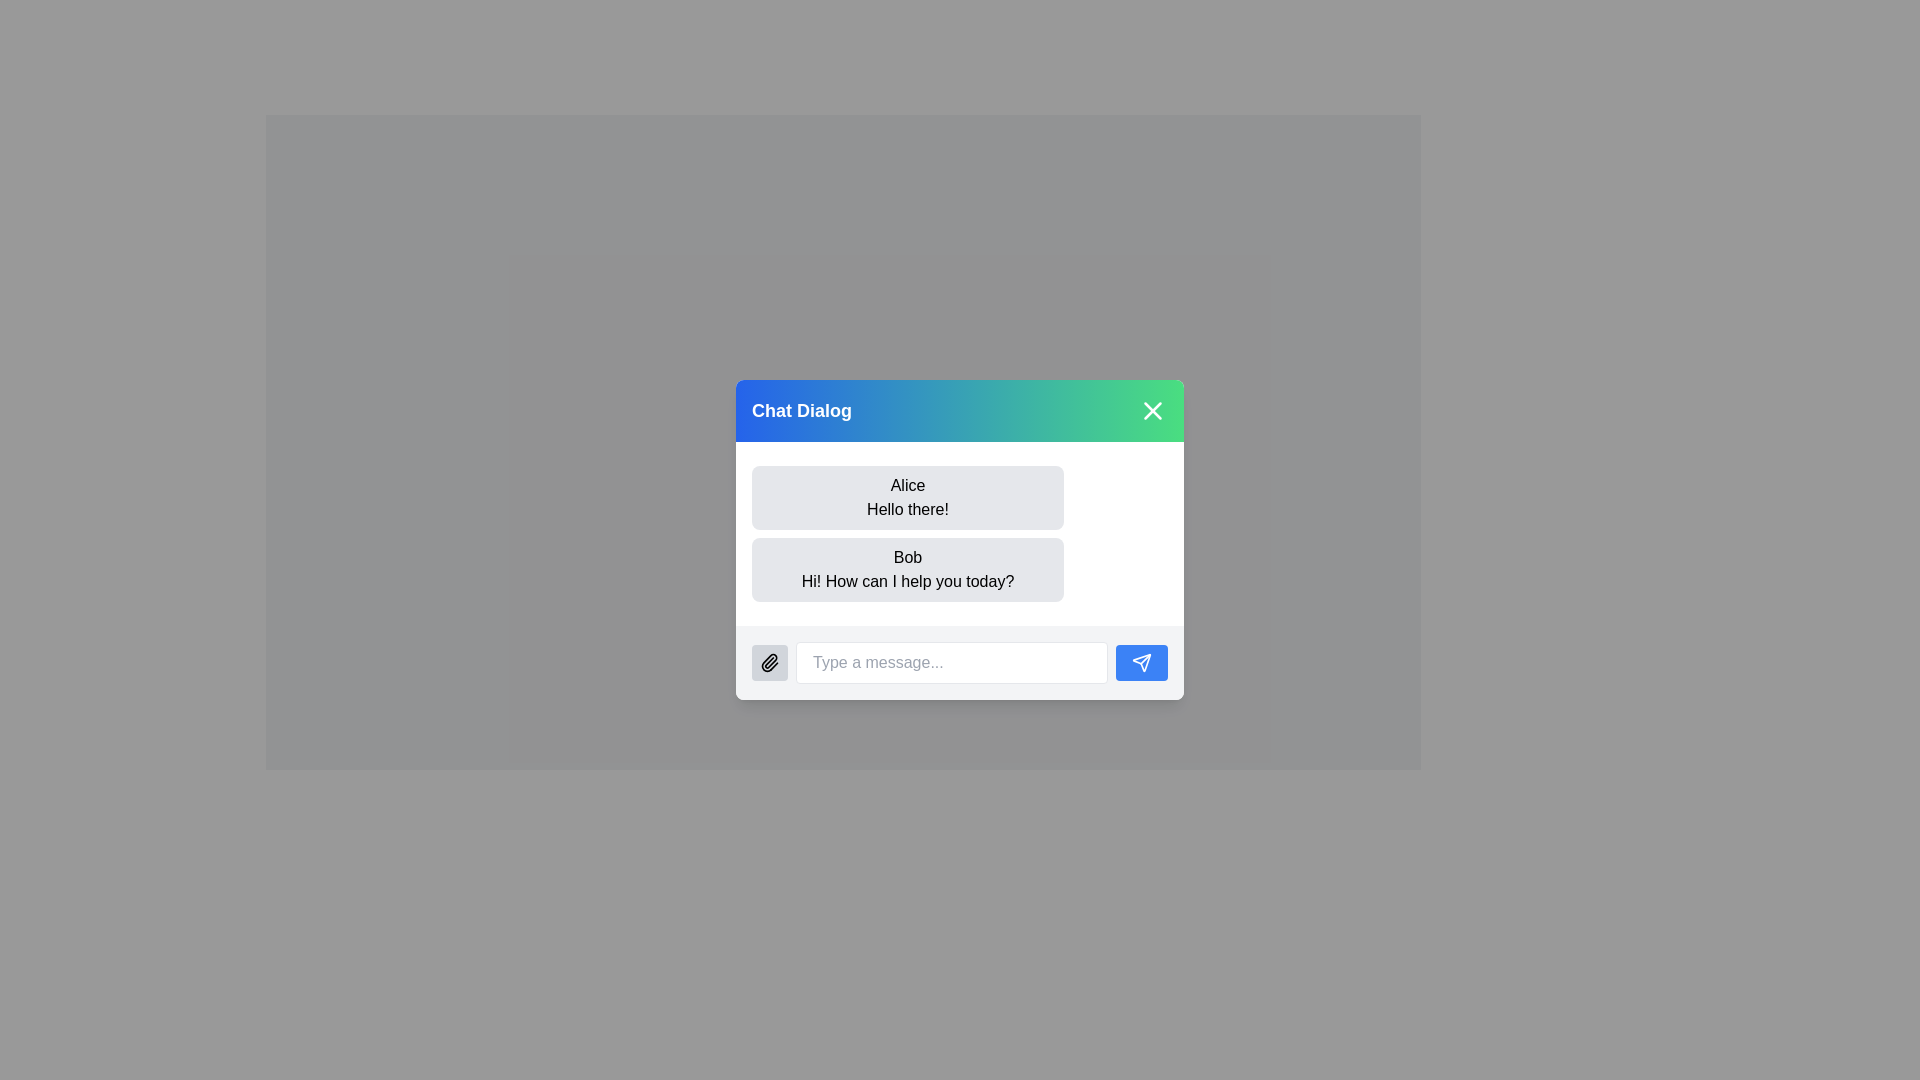  Describe the element at coordinates (1142, 663) in the screenshot. I see `the paper plane icon with a blue background and white outline strokes located at the bottom right corner of the dialog interface to send a message` at that location.